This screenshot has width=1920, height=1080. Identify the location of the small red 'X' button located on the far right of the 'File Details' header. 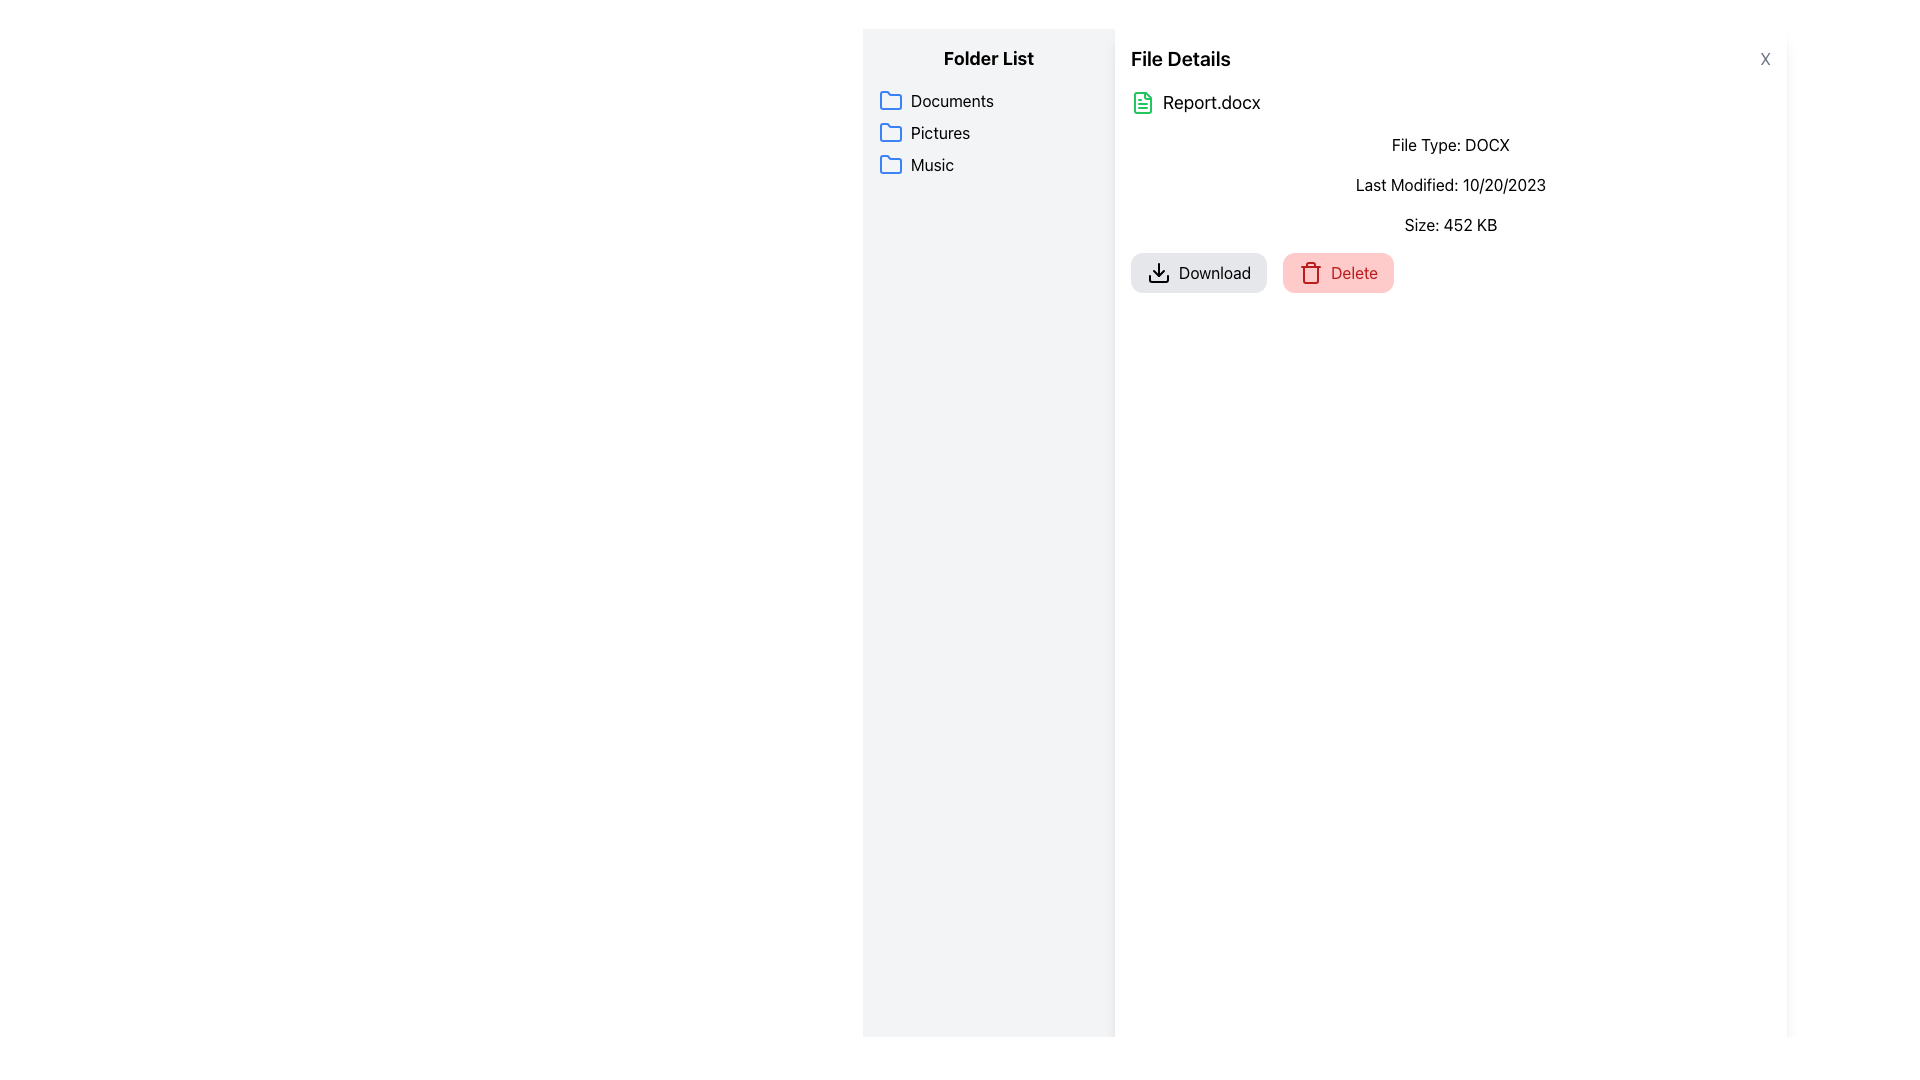
(1765, 57).